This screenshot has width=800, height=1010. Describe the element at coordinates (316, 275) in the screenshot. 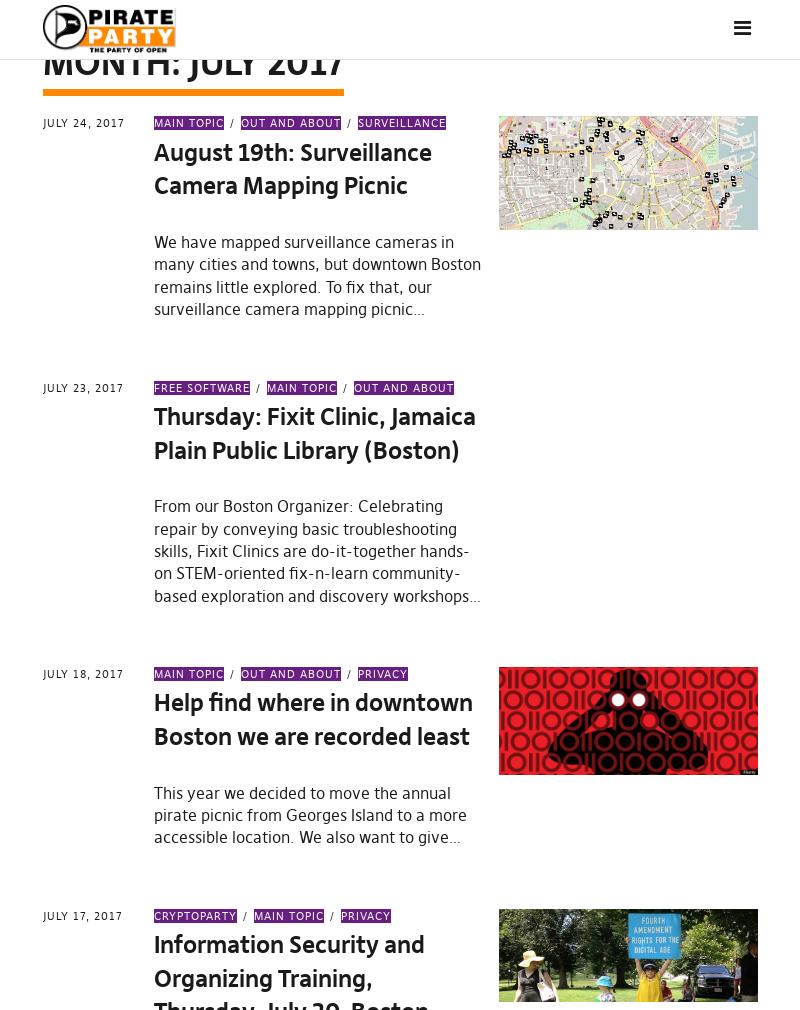

I see `'We have mapped surveillance cameras in many cities and towns, but downtown Boston remains little explored. To fix that, our surveillance camera mapping picnic…'` at that location.